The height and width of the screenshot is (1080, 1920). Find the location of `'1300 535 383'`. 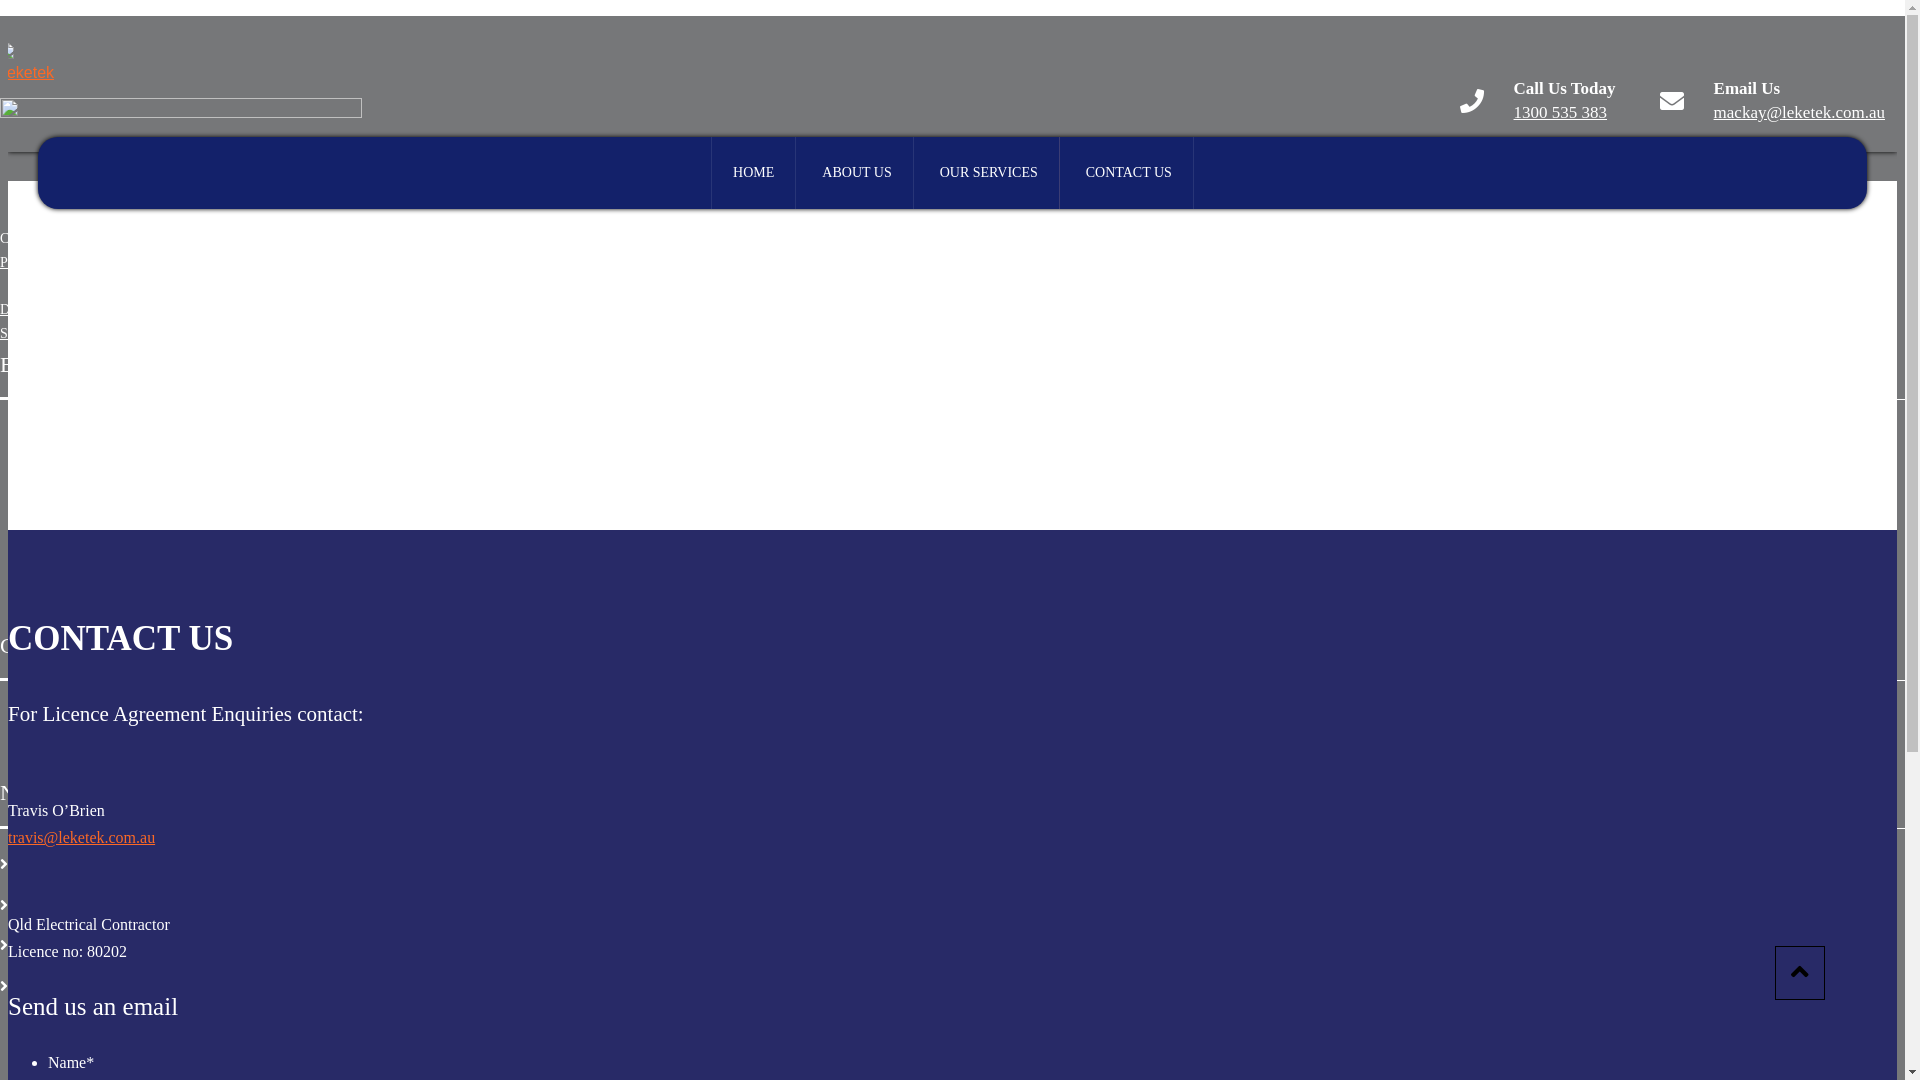

'1300 535 383' is located at coordinates (1513, 112).